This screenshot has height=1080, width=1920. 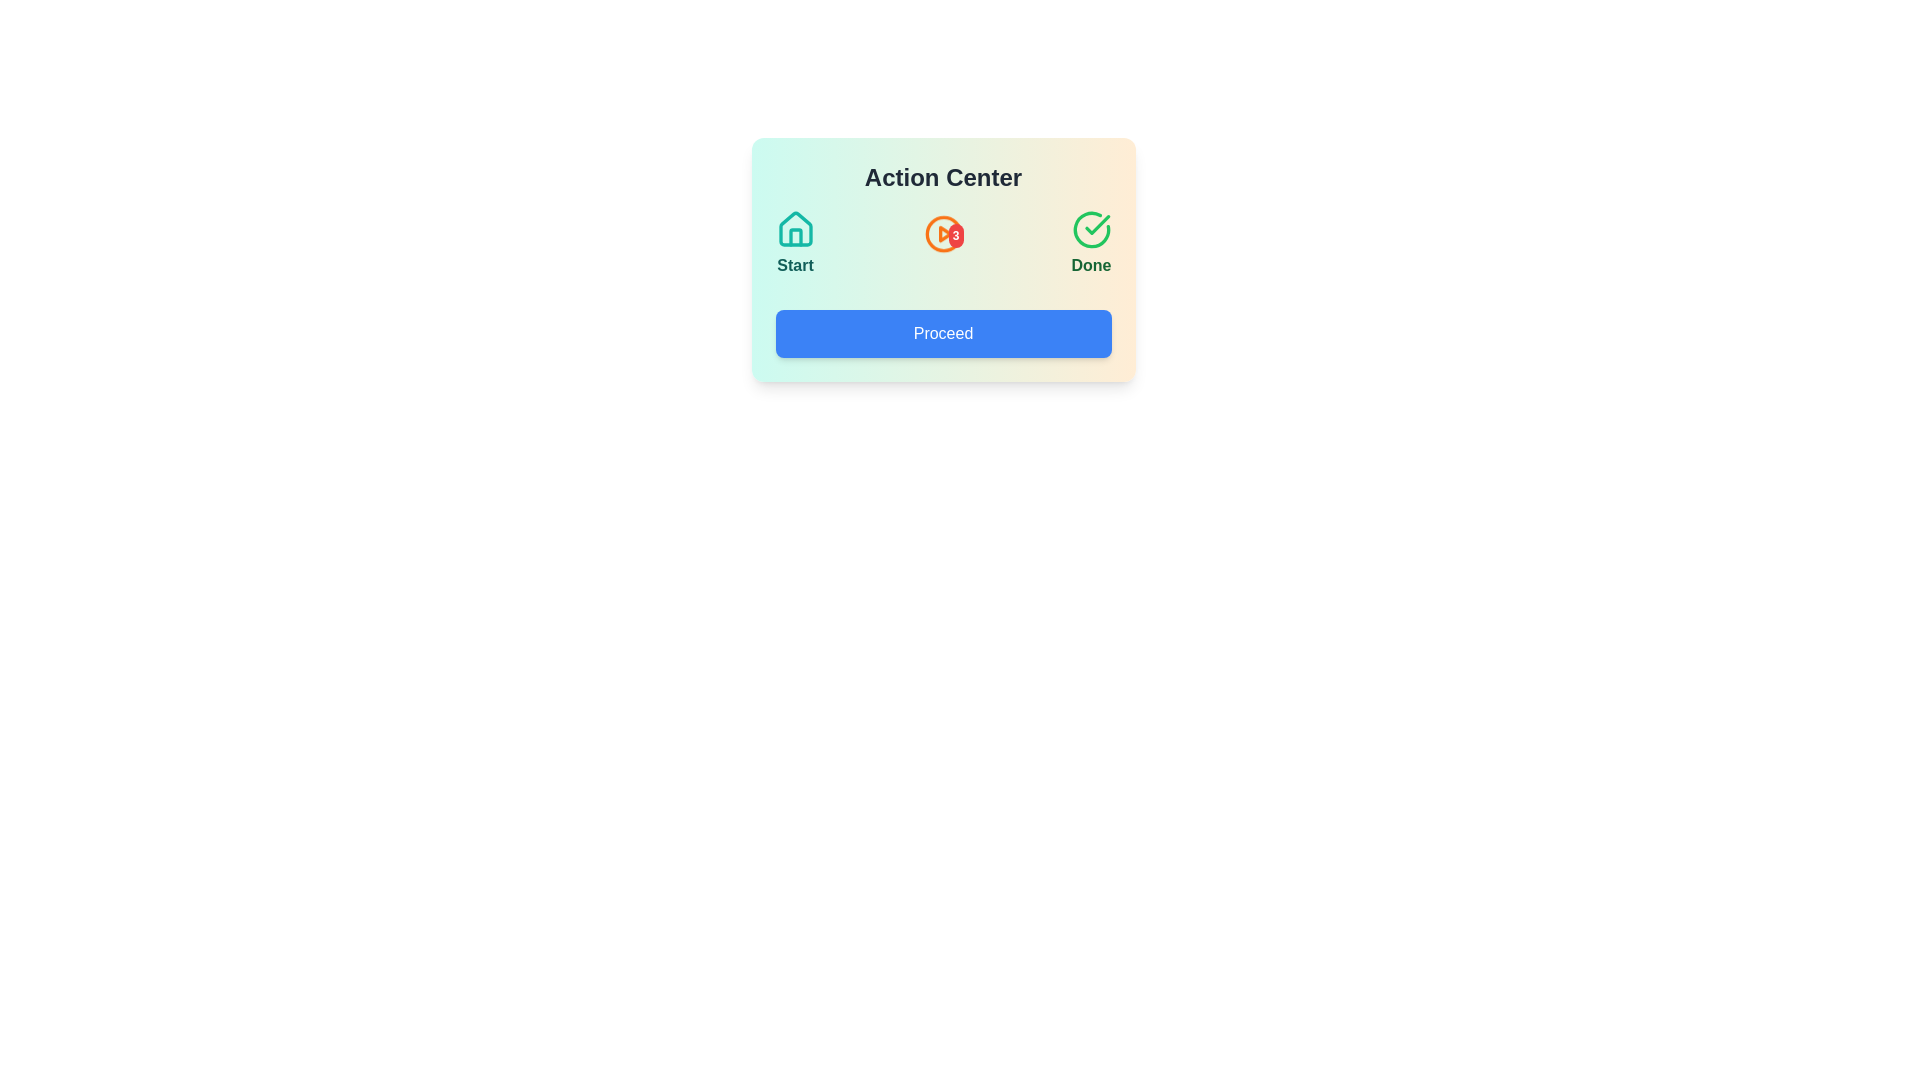 What do you see at coordinates (955, 234) in the screenshot?
I see `the small red badge with the white number '3' in bold text, which is positioned at the top-right corner of a circular play icon` at bounding box center [955, 234].